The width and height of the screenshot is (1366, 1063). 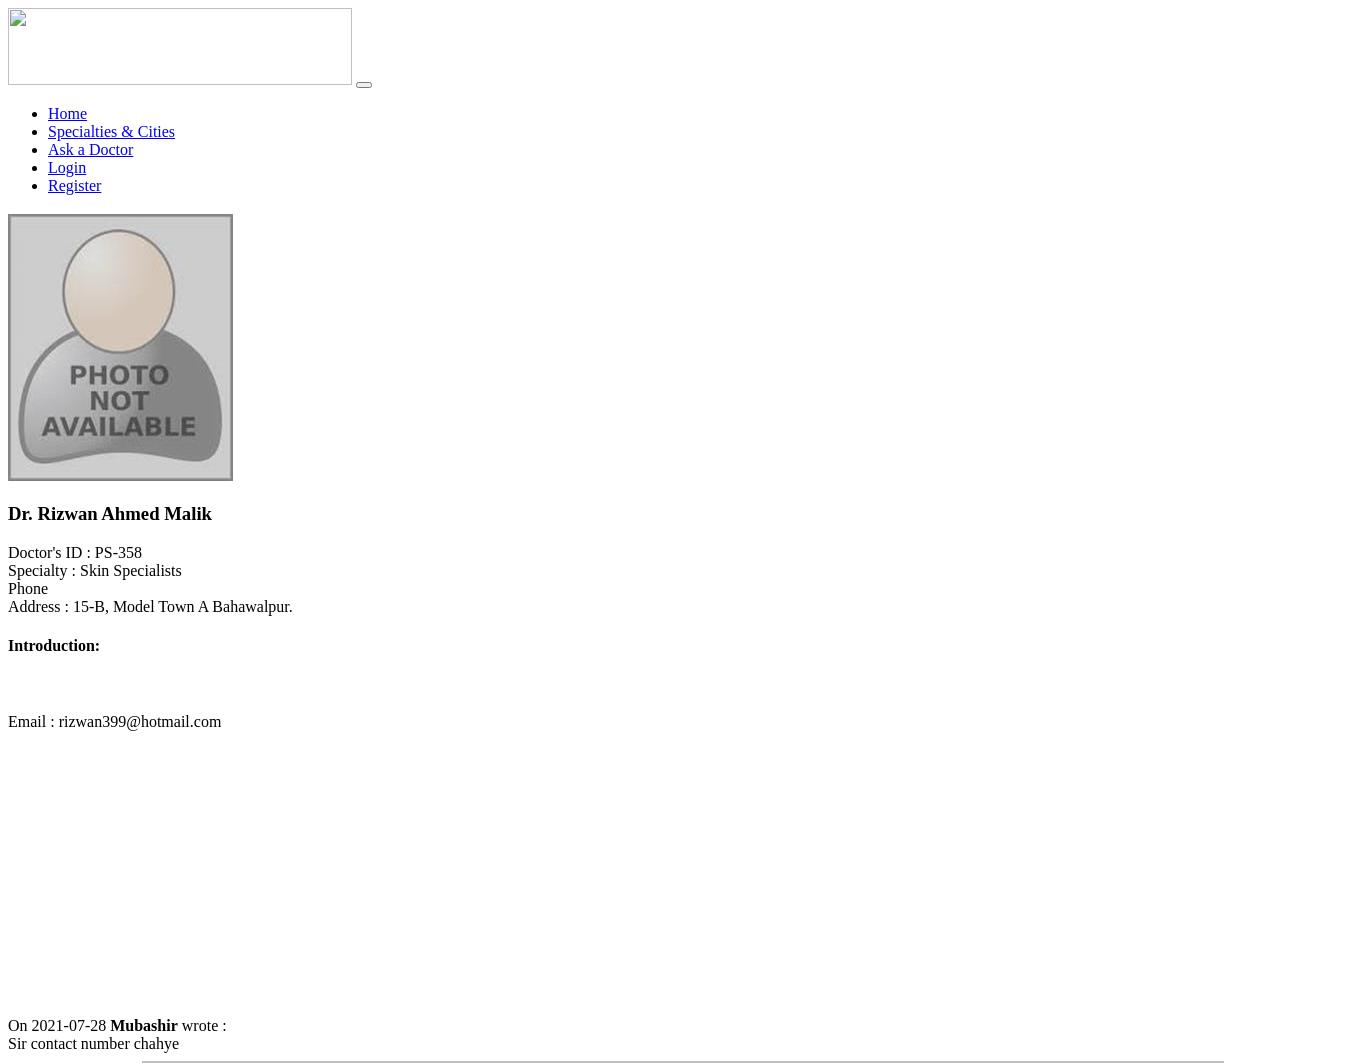 I want to click on 'Introduction:', so click(x=53, y=644).